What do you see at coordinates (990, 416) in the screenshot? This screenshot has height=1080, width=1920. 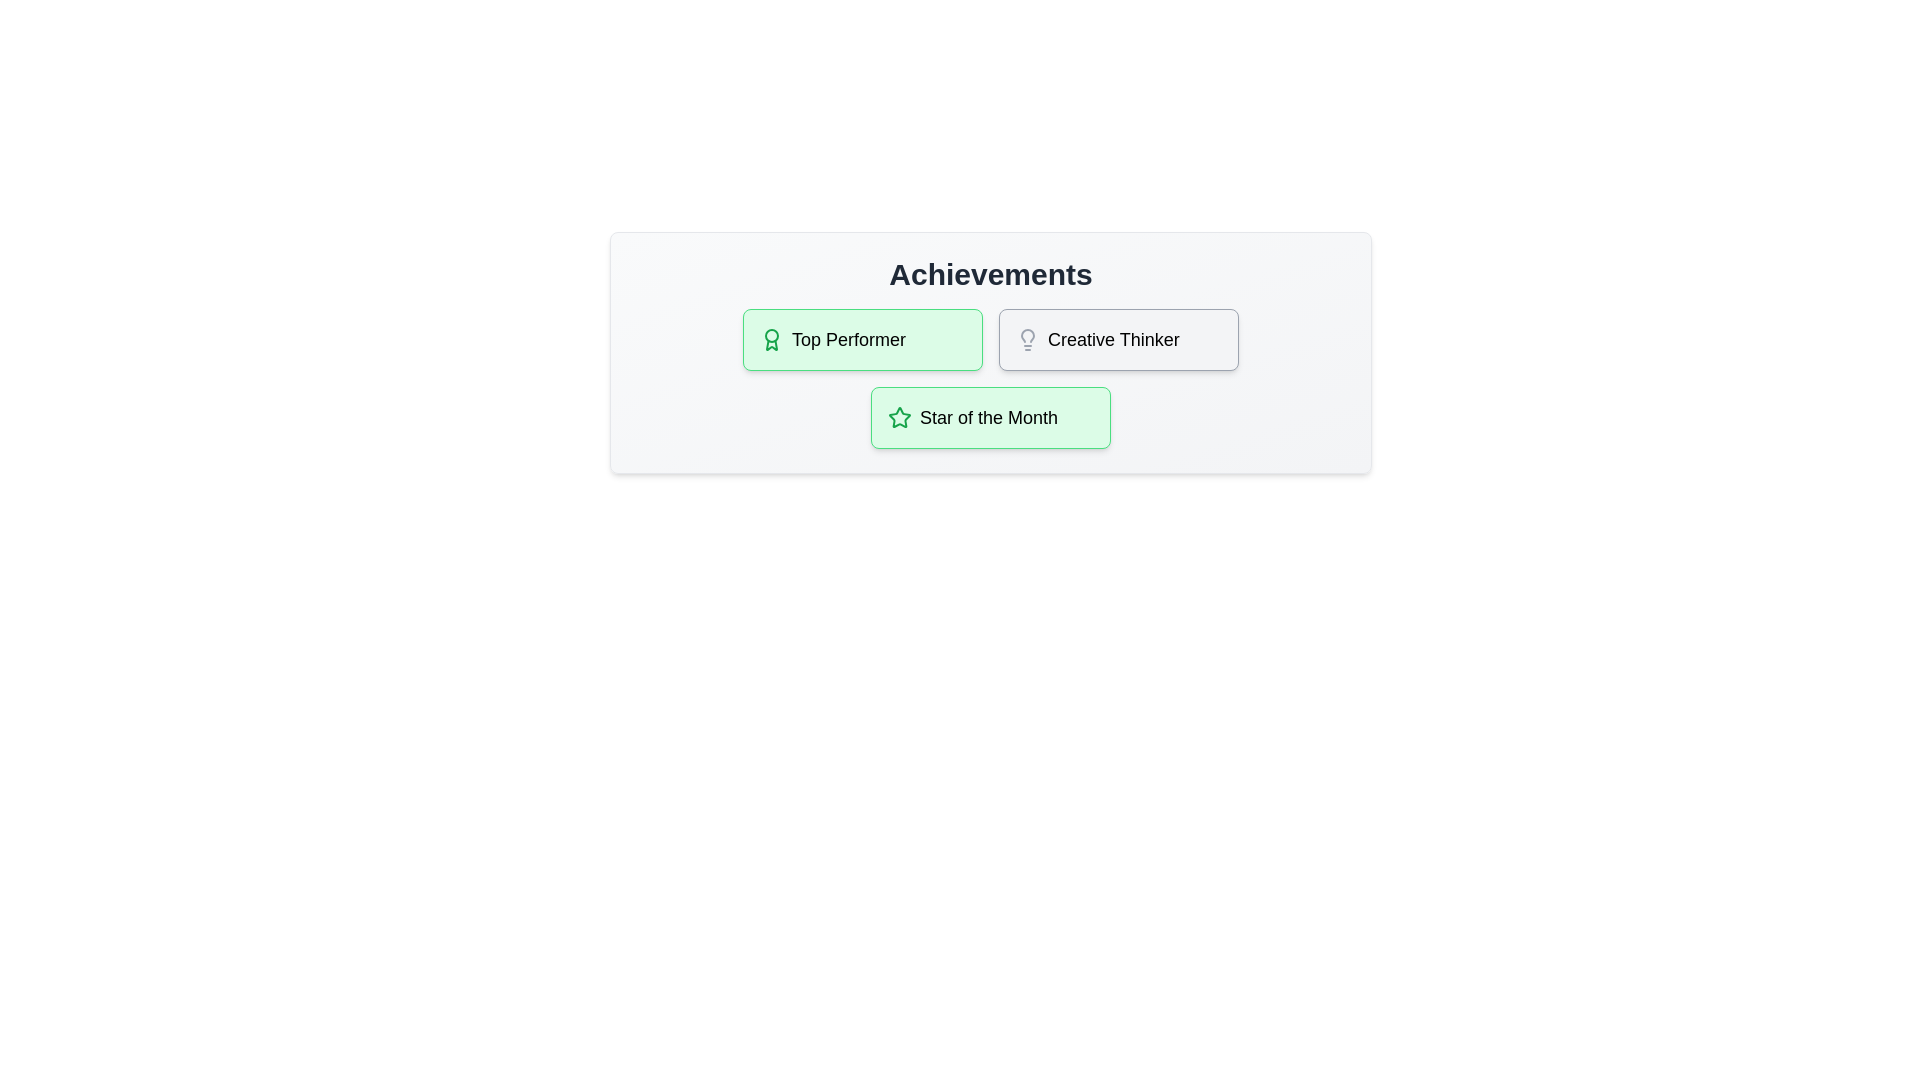 I see `the achievement titled Star of the Month to view its details` at bounding box center [990, 416].